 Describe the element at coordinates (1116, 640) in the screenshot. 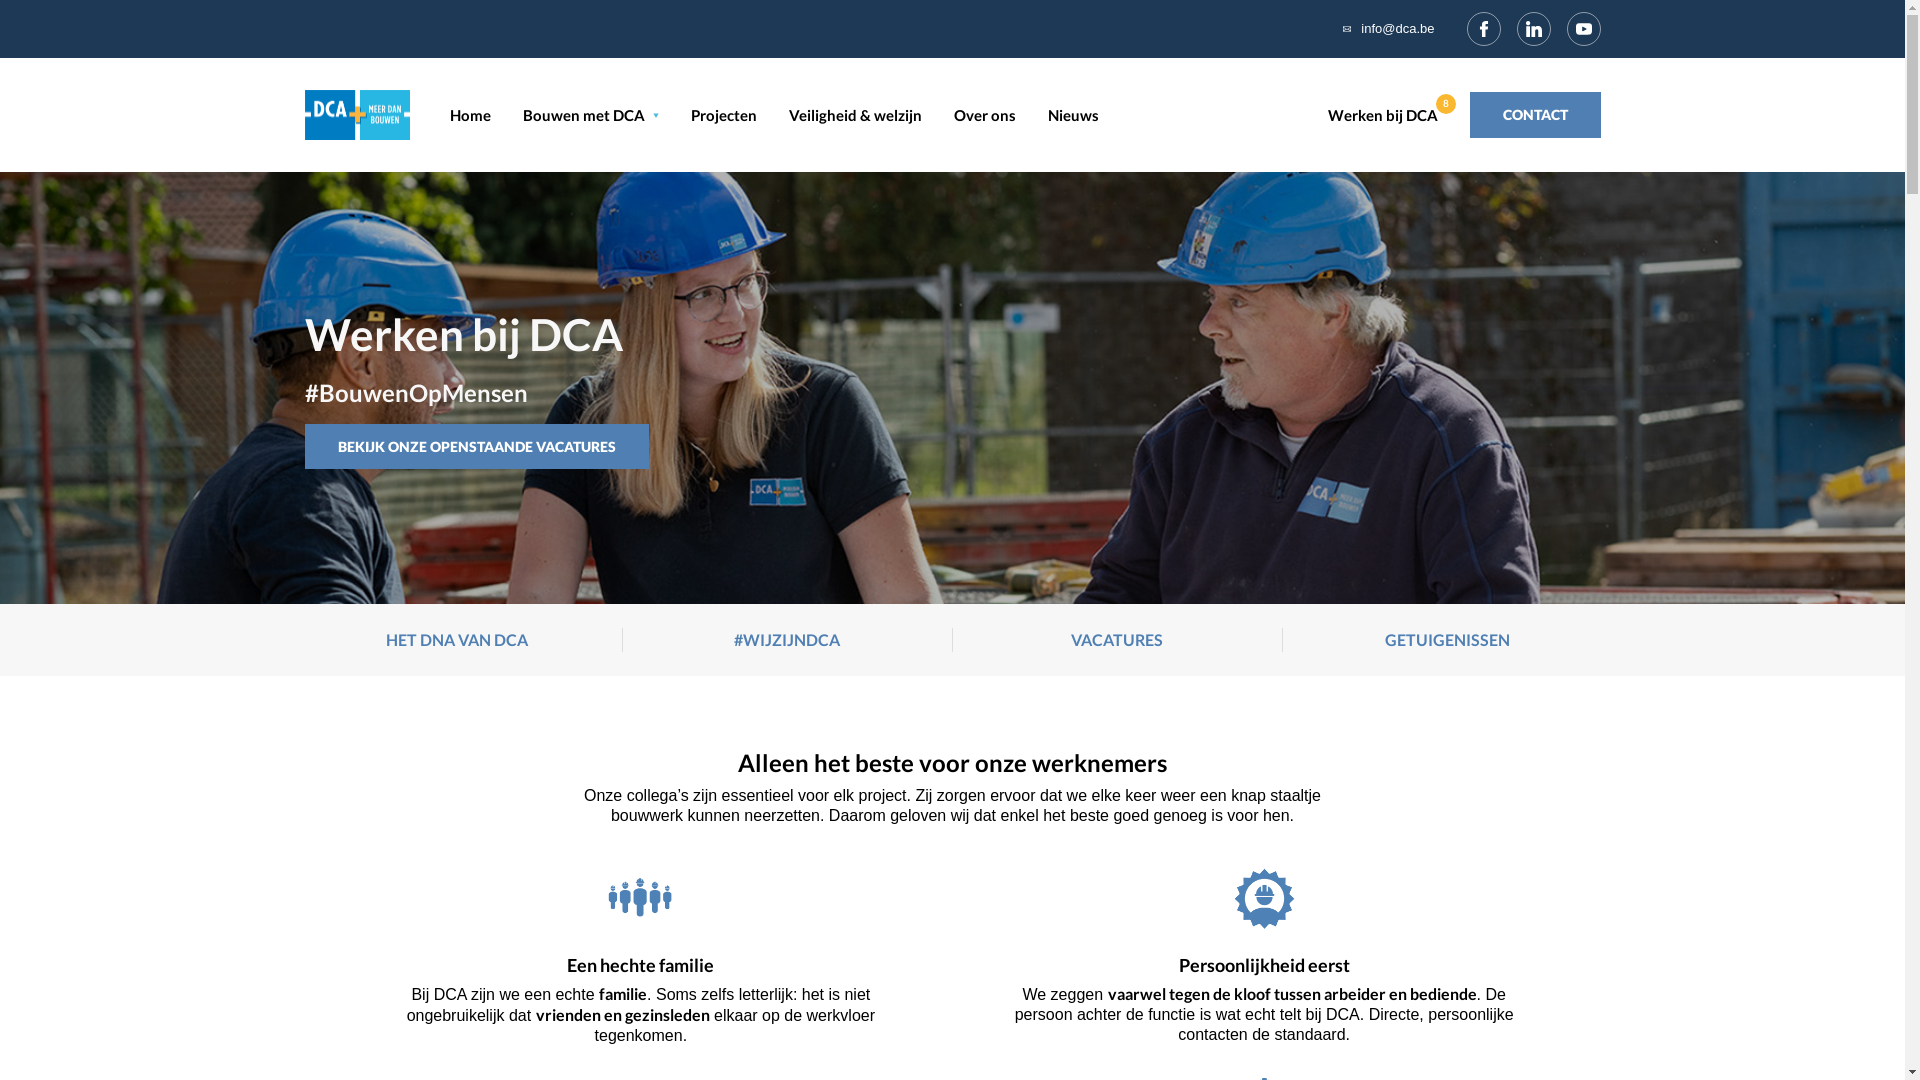

I see `'VACATURES'` at that location.